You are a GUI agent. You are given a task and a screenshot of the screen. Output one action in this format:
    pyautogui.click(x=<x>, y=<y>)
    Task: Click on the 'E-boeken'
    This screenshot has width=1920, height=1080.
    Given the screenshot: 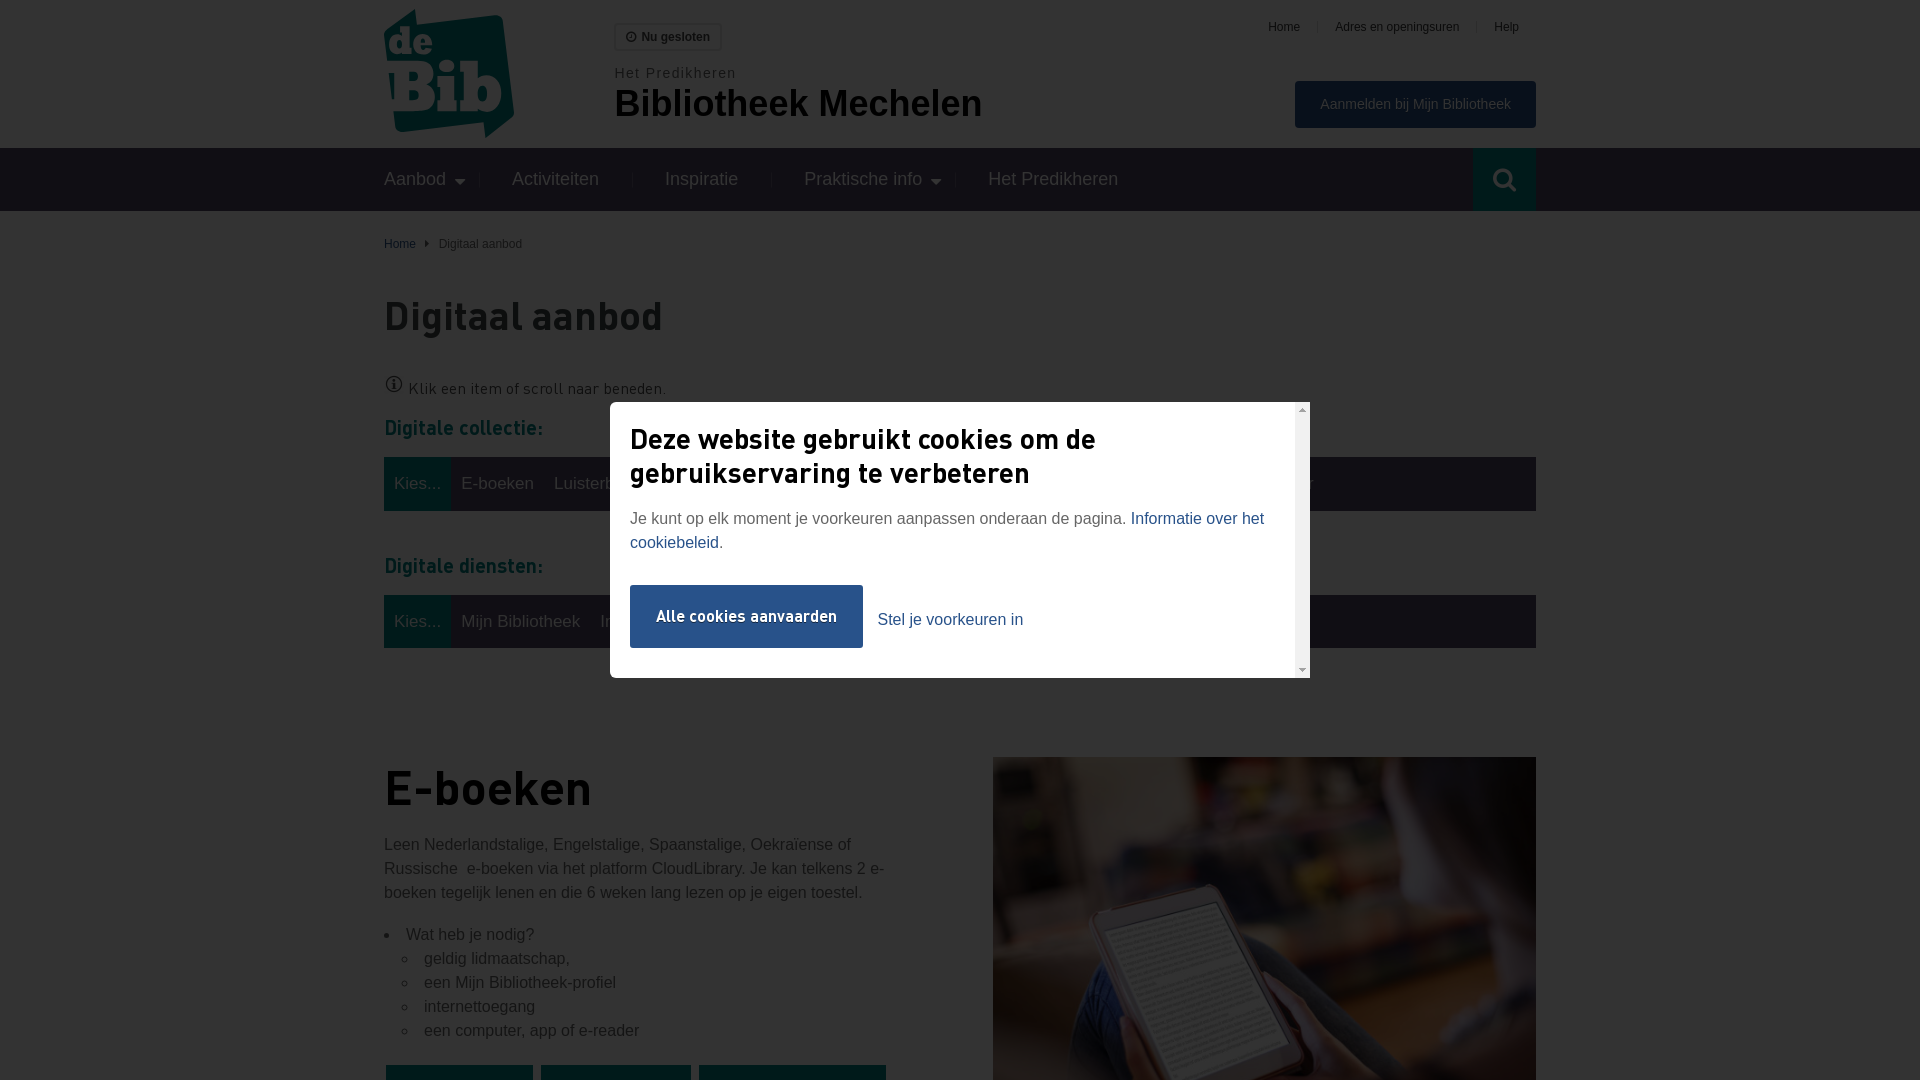 What is the action you would take?
    pyautogui.click(x=497, y=483)
    